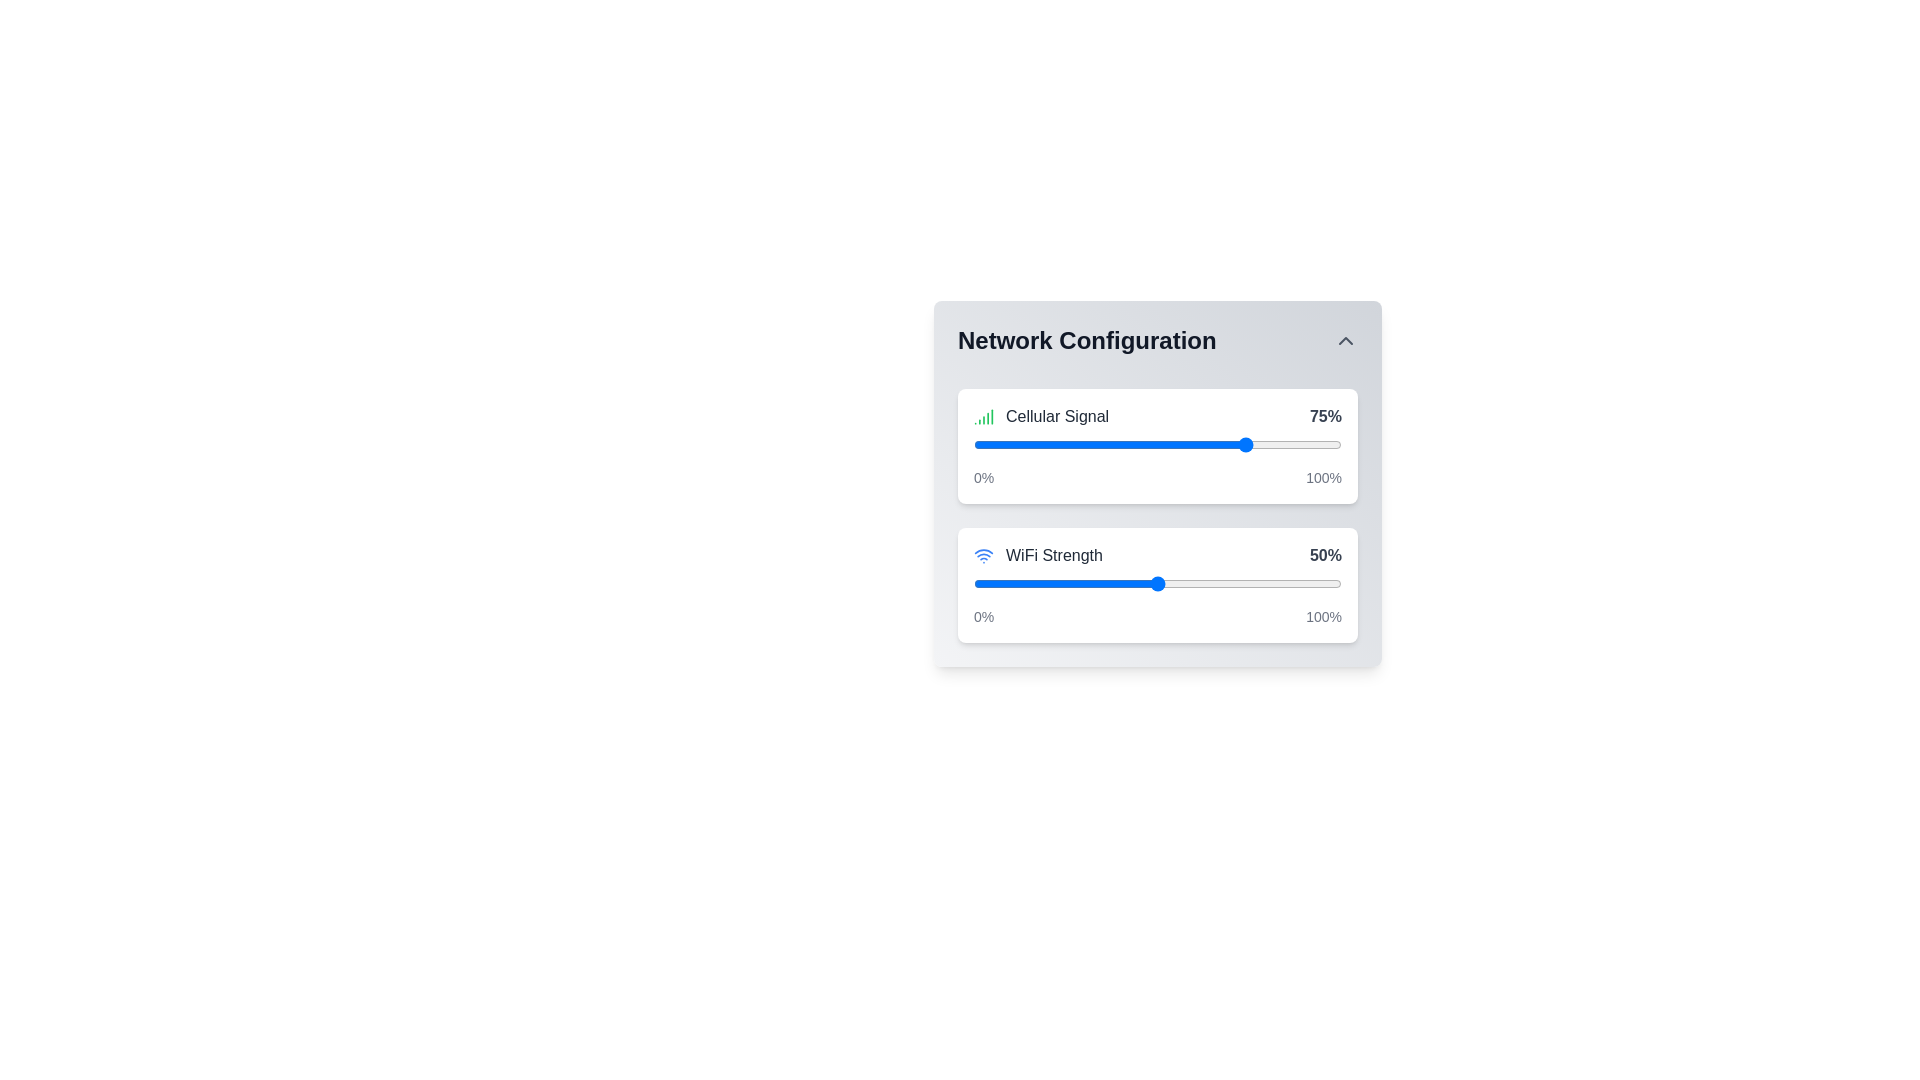 The image size is (1920, 1080). I want to click on the handle of the 'Cellular Signal' range slider, so click(1157, 443).